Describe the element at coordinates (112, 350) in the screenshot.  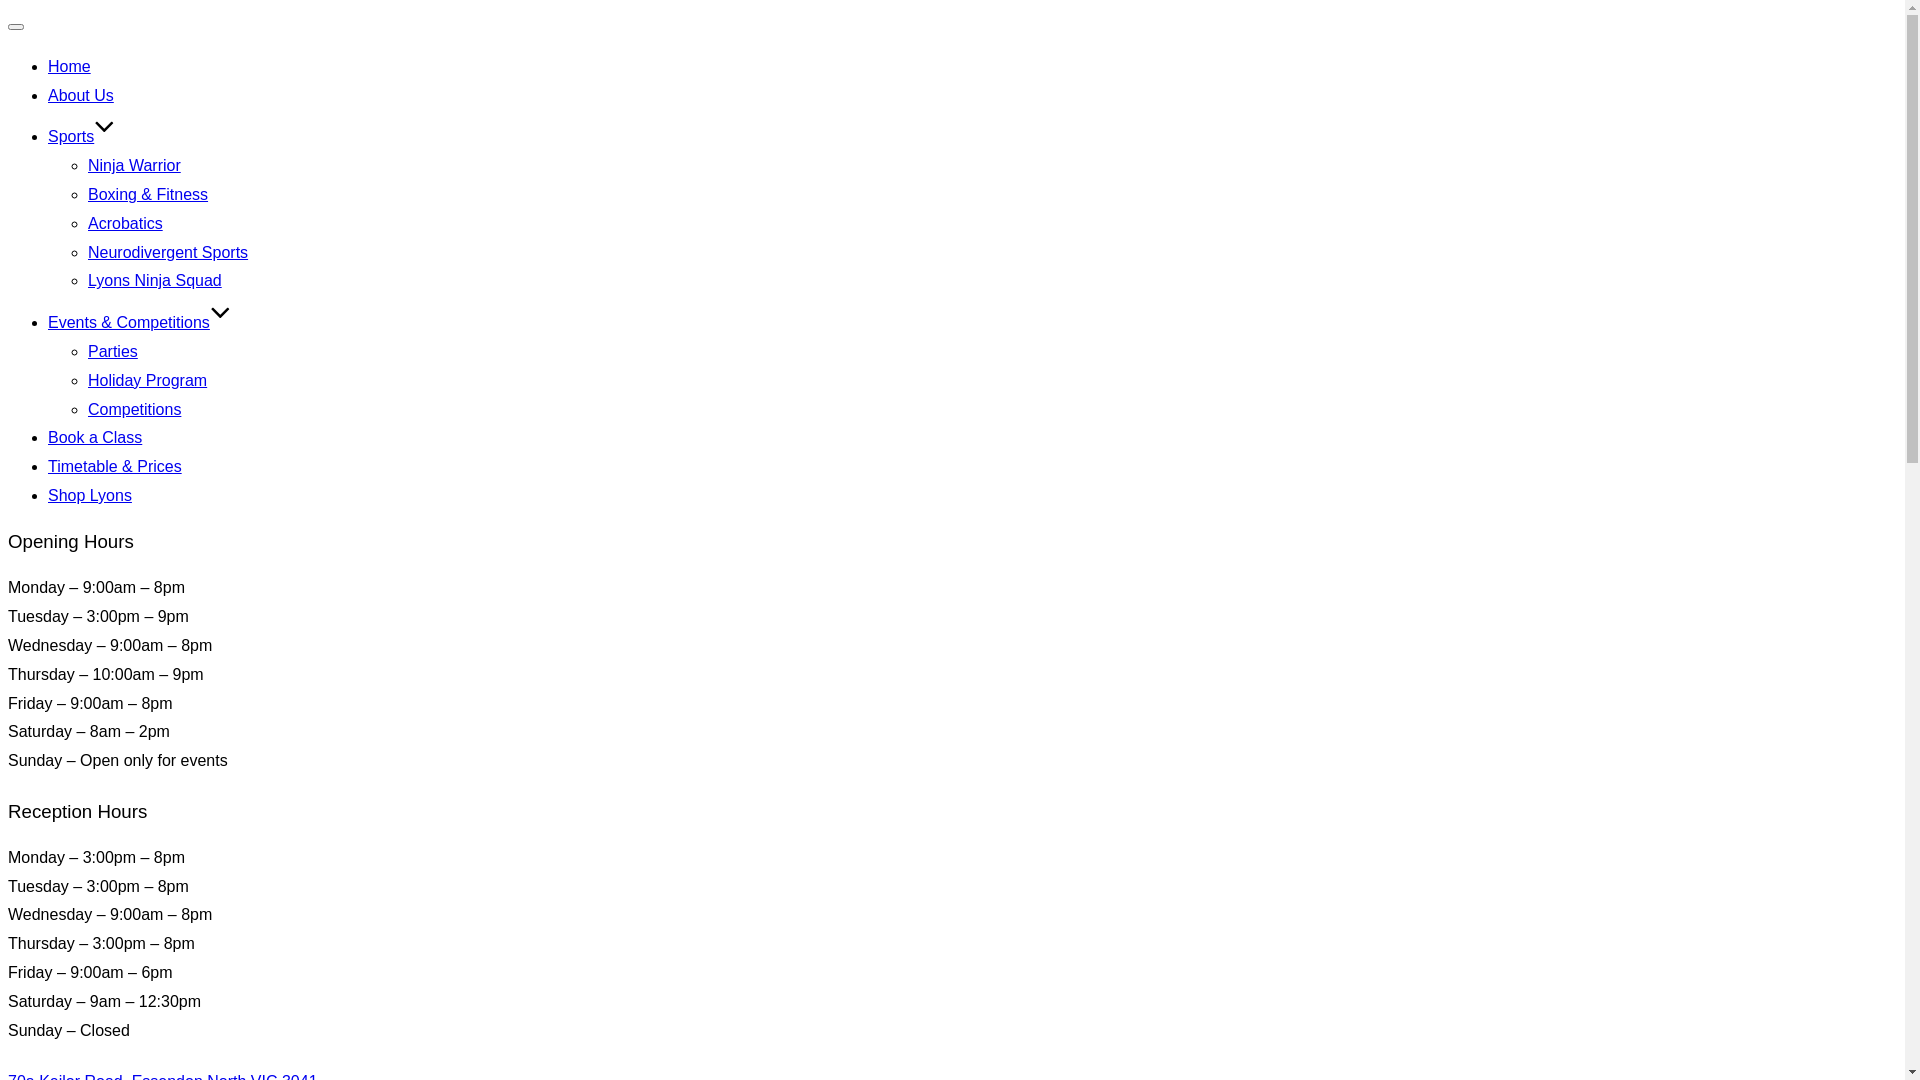
I see `'Parties'` at that location.